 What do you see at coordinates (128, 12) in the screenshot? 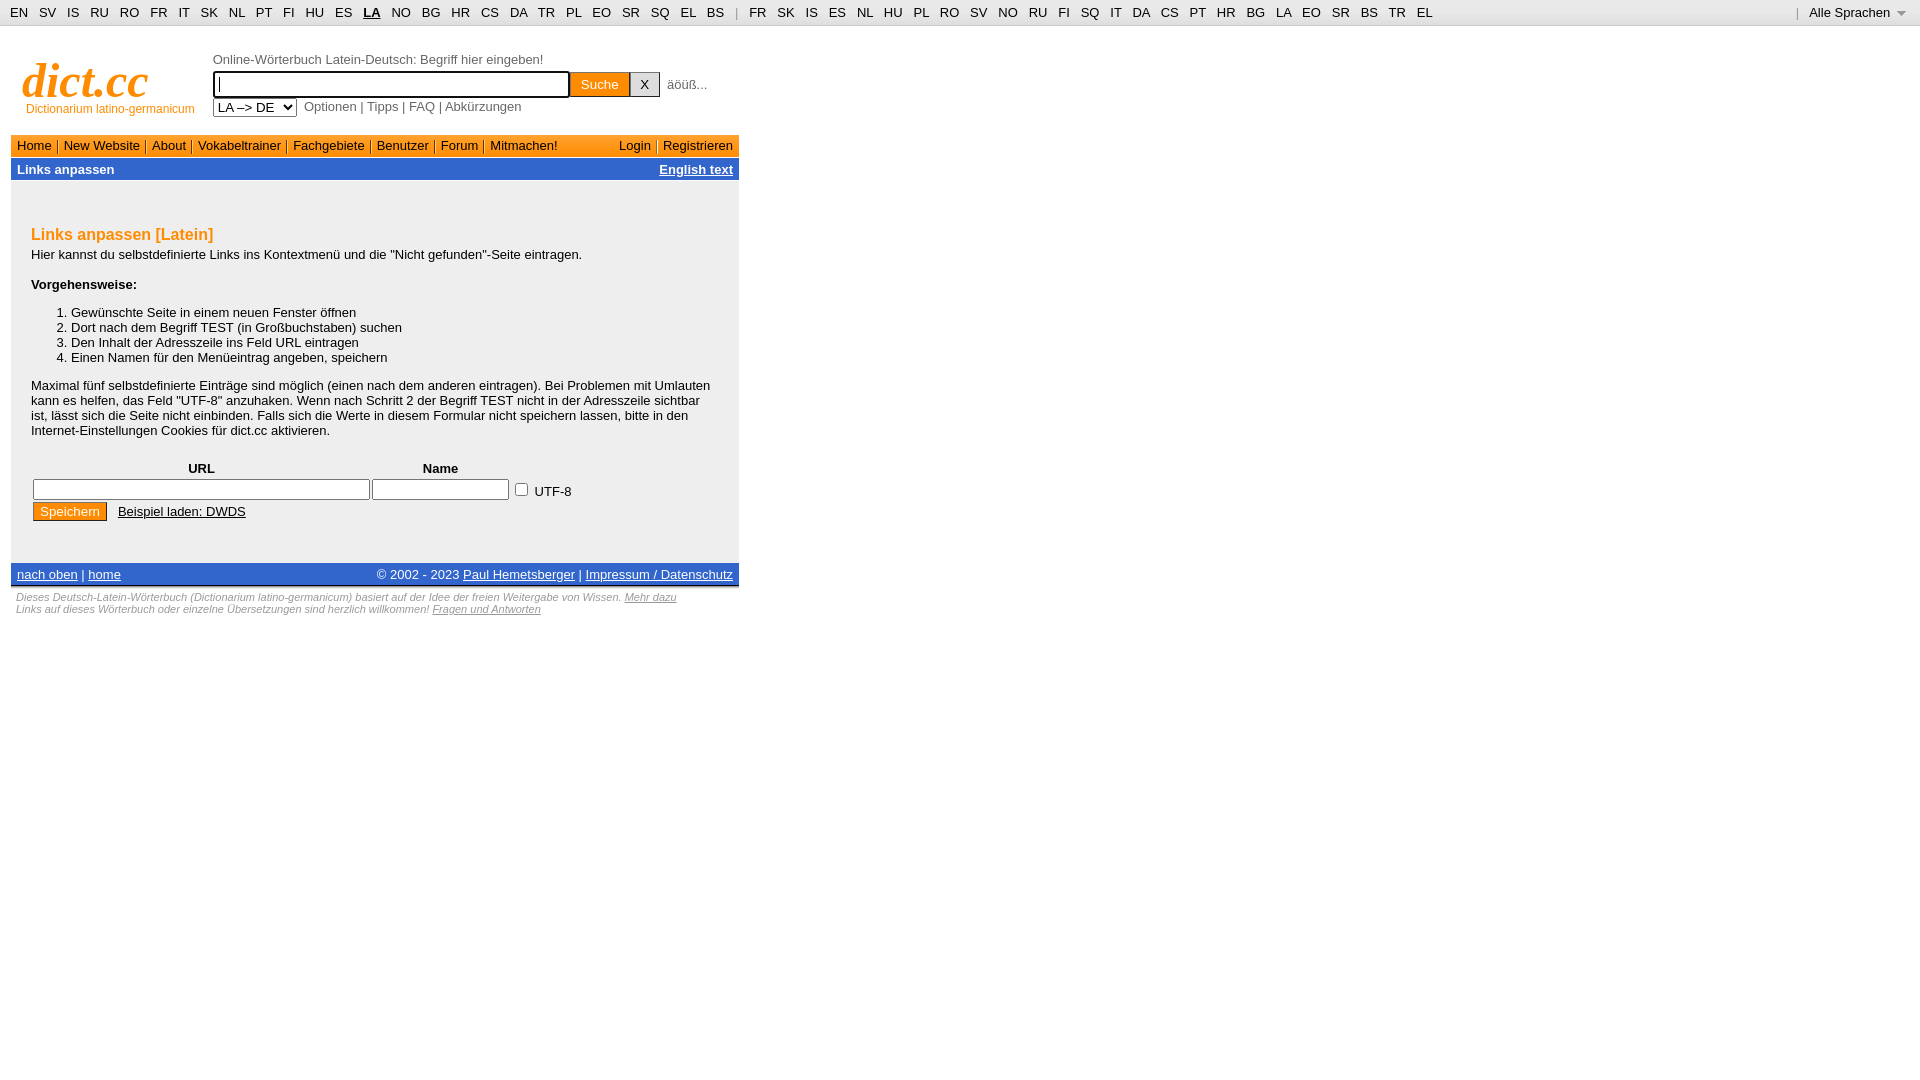
I see `'RO'` at bounding box center [128, 12].